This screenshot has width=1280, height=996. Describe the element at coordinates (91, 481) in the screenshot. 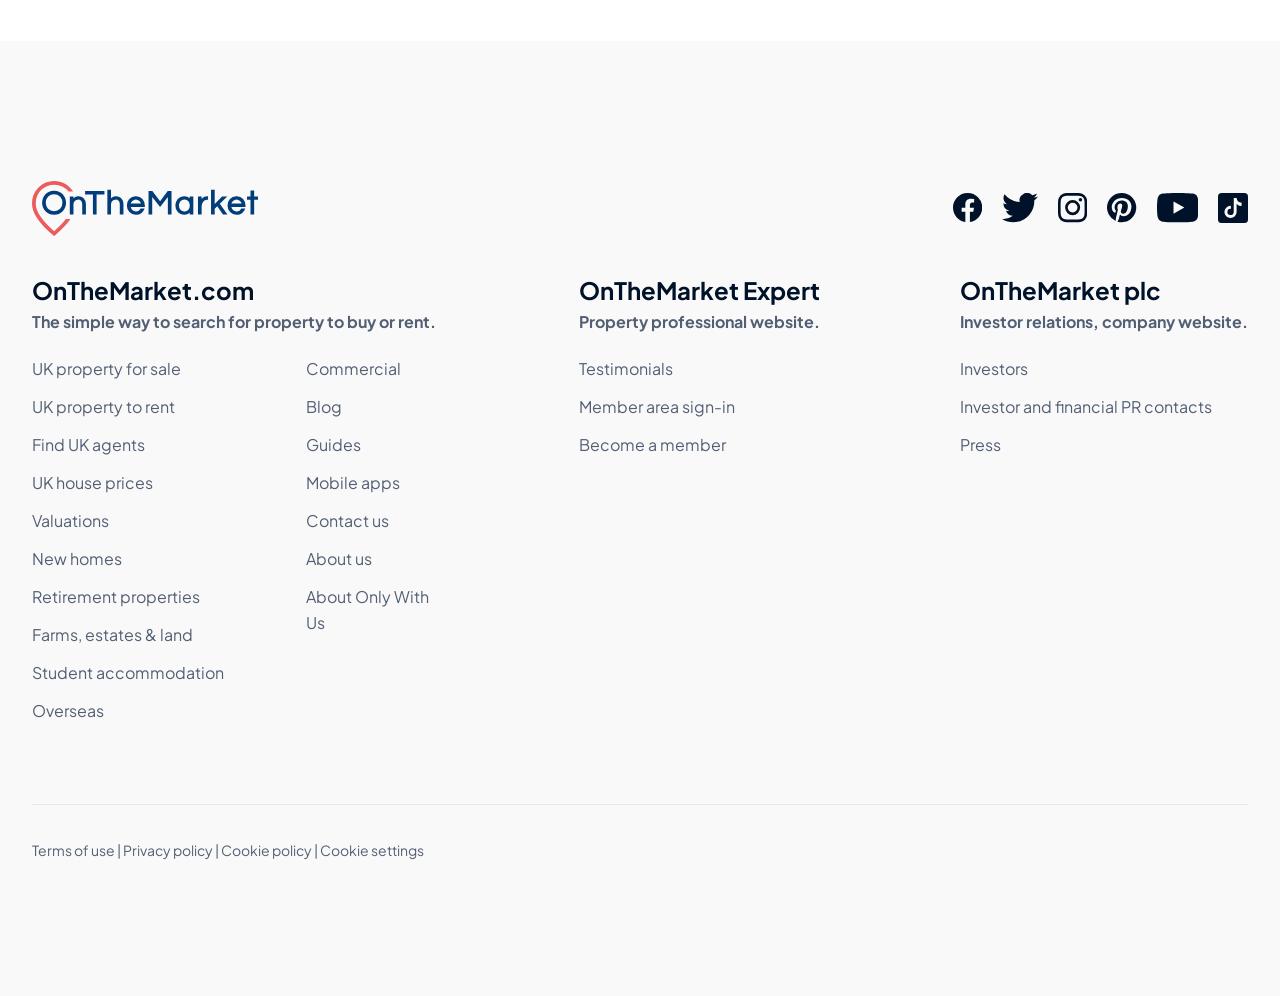

I see `'UK house prices'` at that location.